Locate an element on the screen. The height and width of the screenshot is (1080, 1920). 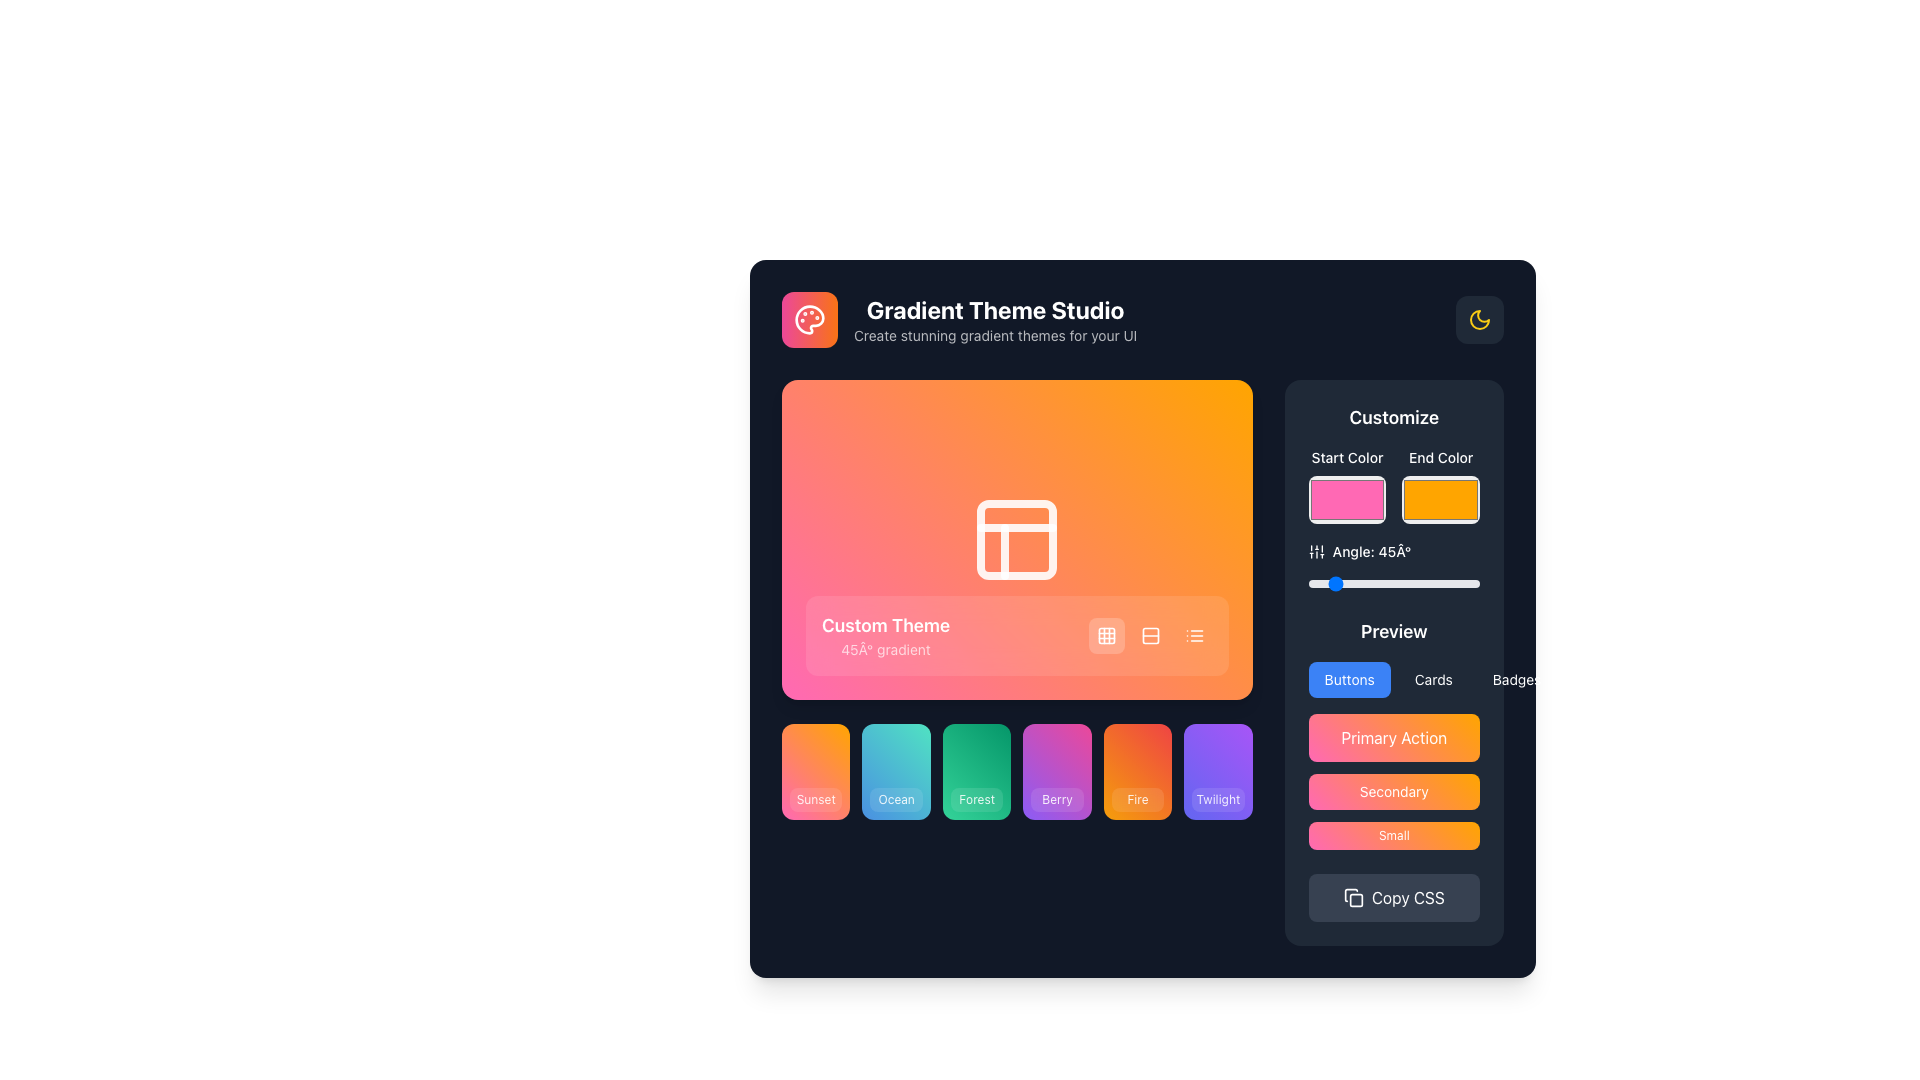
the color picker located directly below the 'Start Color' label in the 'Customize' section is located at coordinates (1347, 499).